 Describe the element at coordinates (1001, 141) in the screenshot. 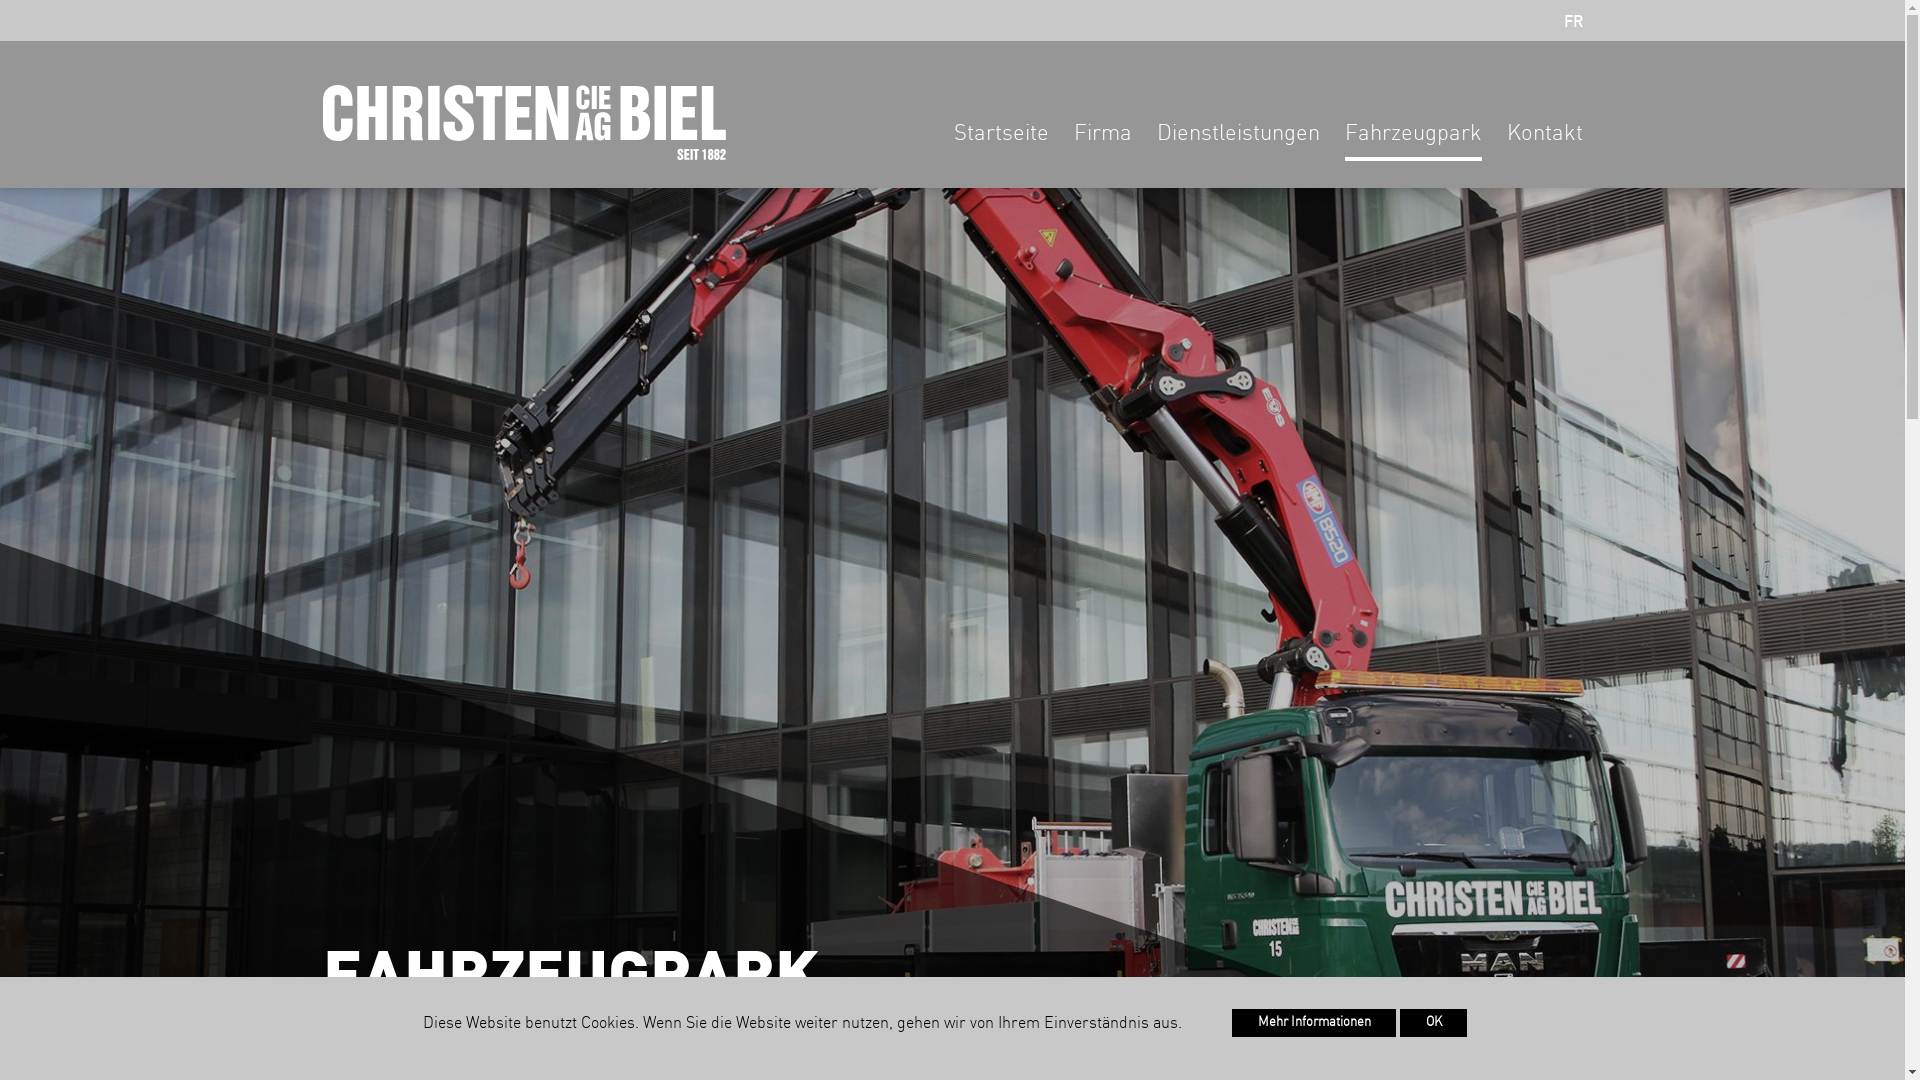

I see `'Startseite'` at that location.